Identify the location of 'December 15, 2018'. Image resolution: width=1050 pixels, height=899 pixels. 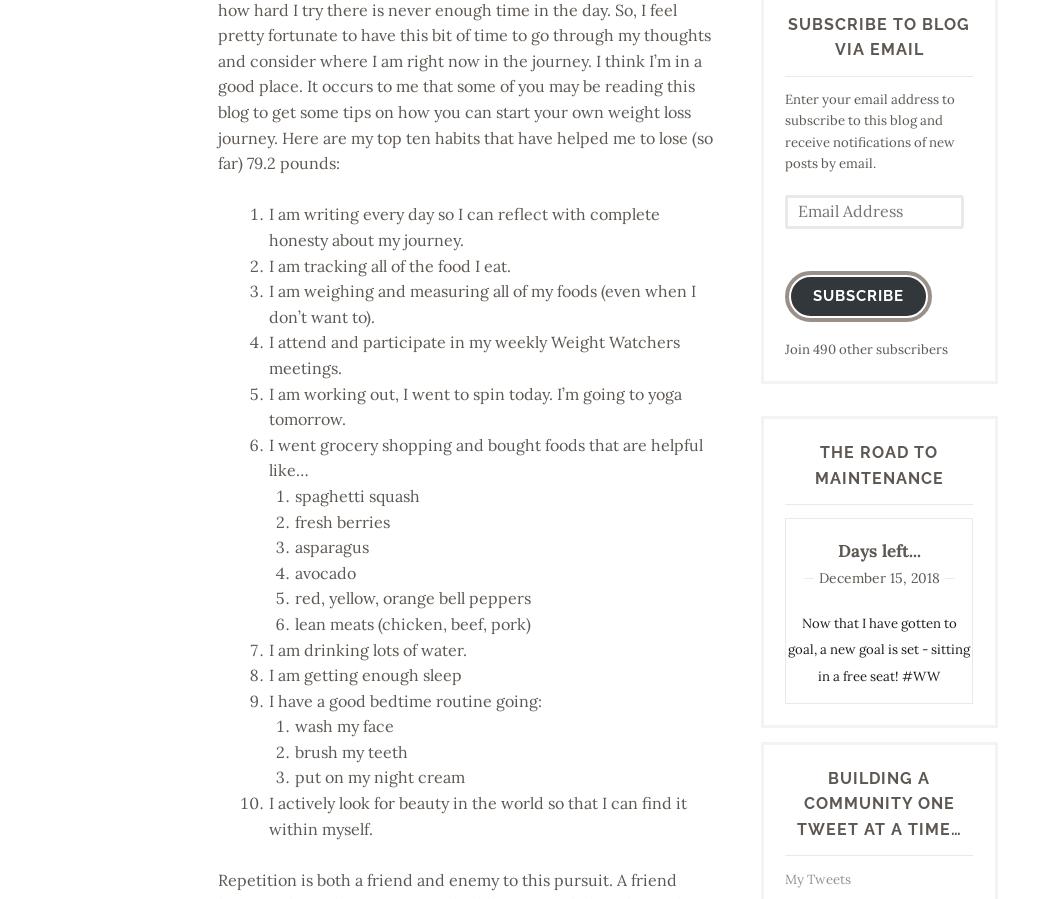
(877, 577).